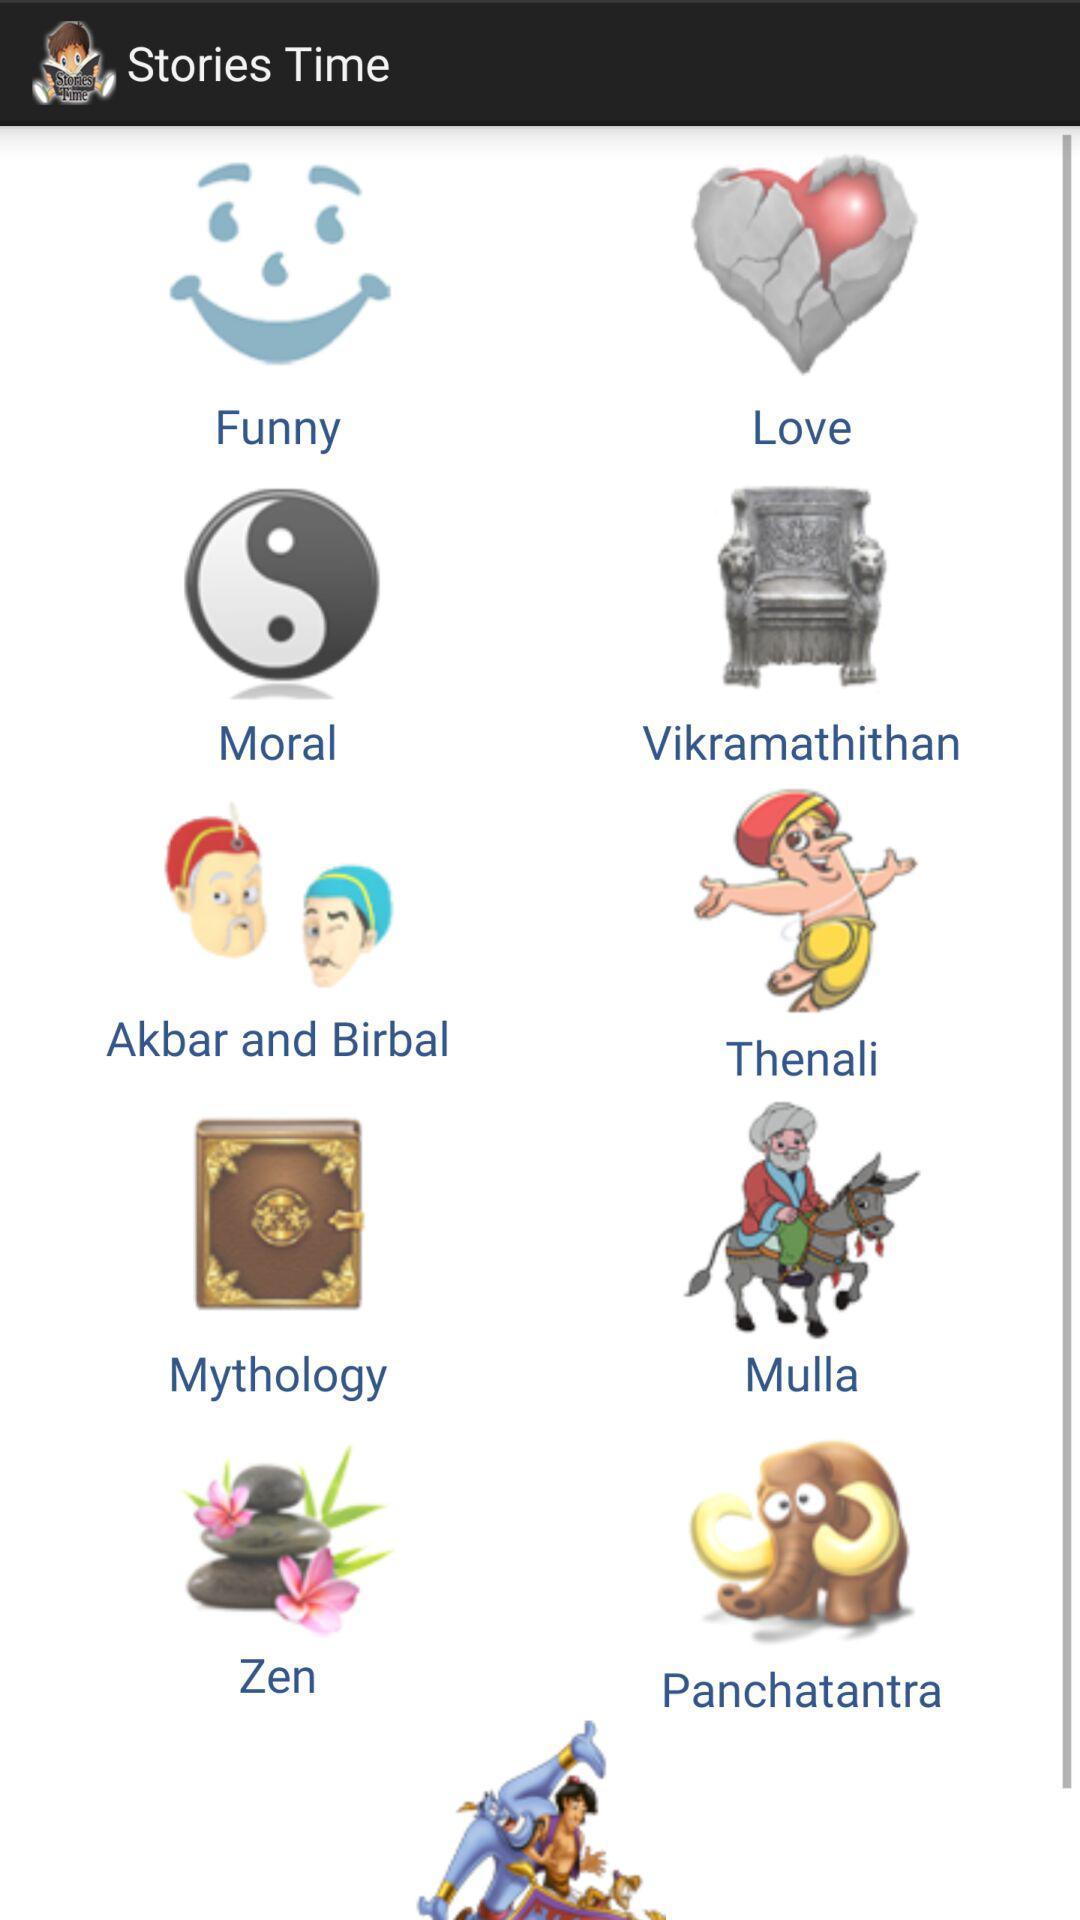  What do you see at coordinates (277, 298) in the screenshot?
I see `button above the moral icon` at bounding box center [277, 298].